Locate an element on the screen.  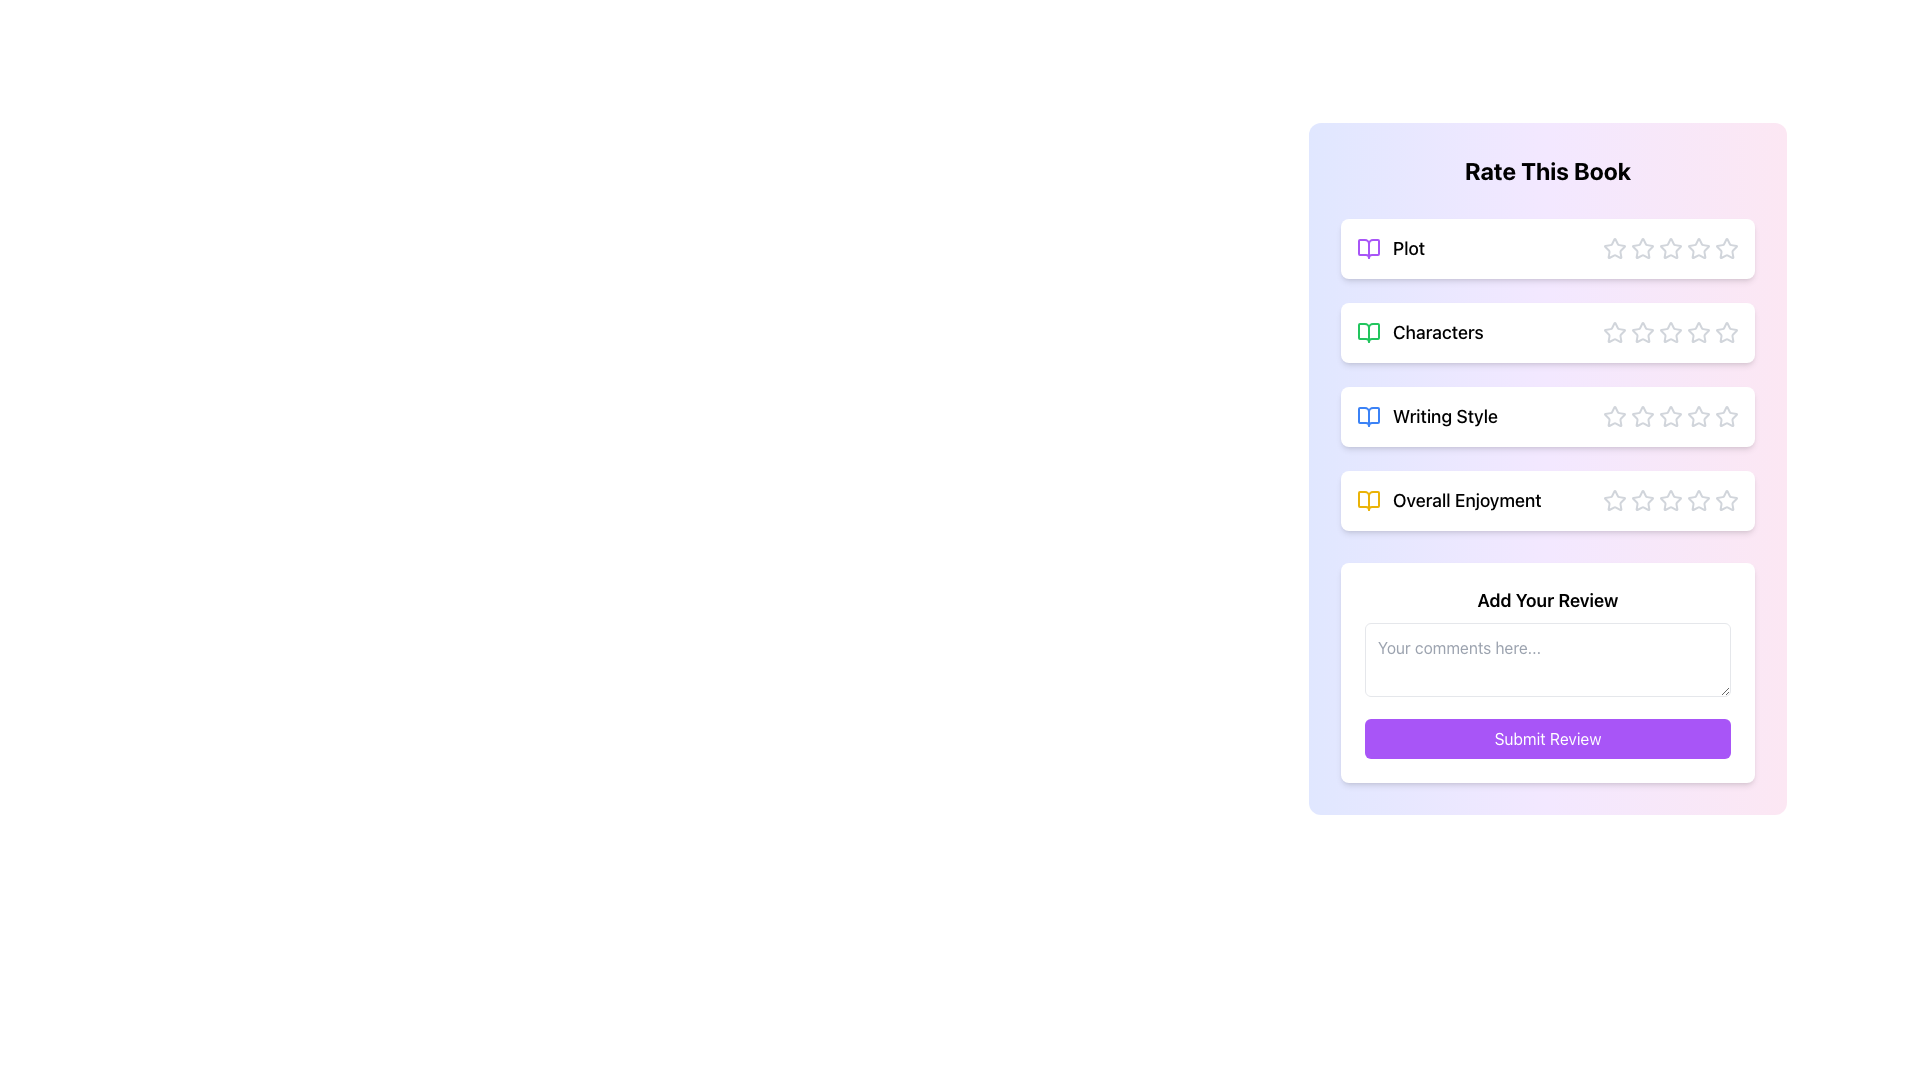
the prominently styled header that reads 'Rate This Book', which is center-aligned and positioned at the top of the review interface is located at coordinates (1547, 169).